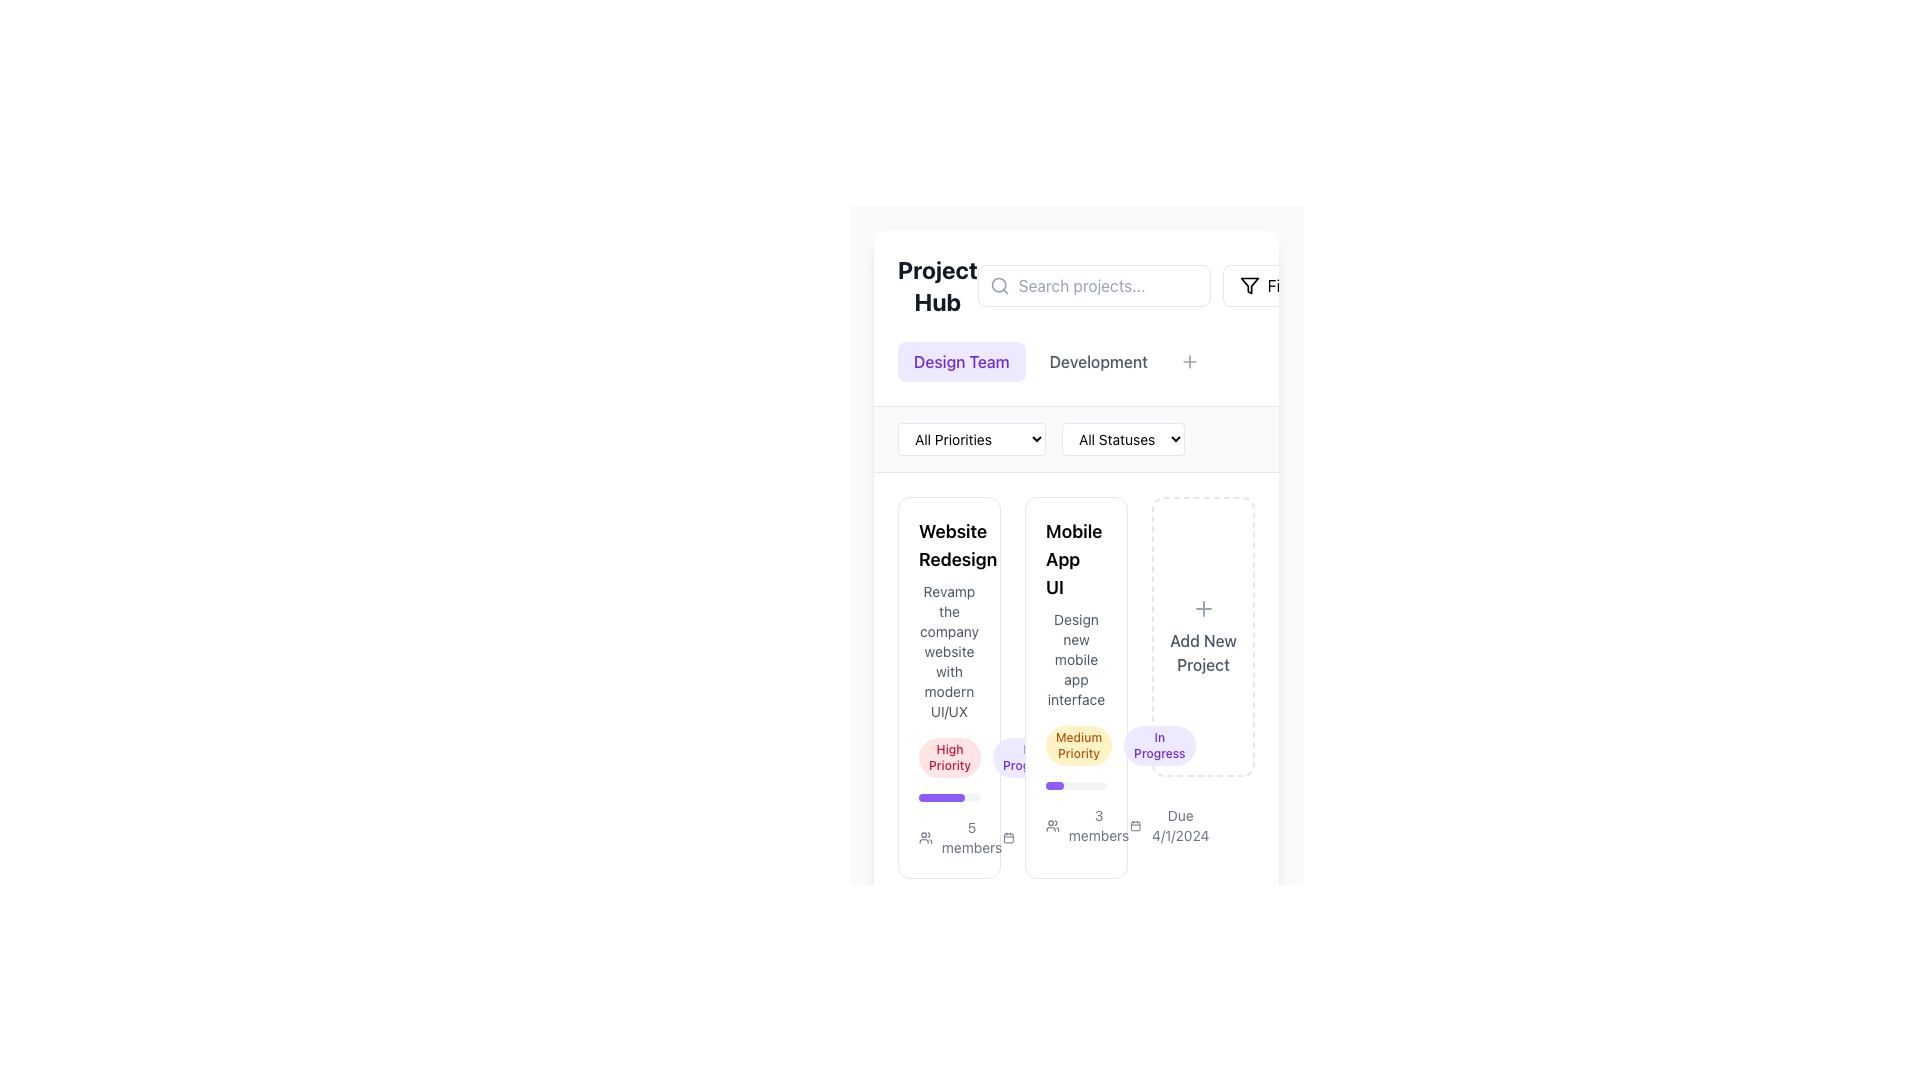 This screenshot has width=1920, height=1080. What do you see at coordinates (948, 651) in the screenshot?
I see `the text block containing 'Revamp the company website with modern UI/UX' which is styled in gray and is part of the 'Website Redesign' card` at bounding box center [948, 651].